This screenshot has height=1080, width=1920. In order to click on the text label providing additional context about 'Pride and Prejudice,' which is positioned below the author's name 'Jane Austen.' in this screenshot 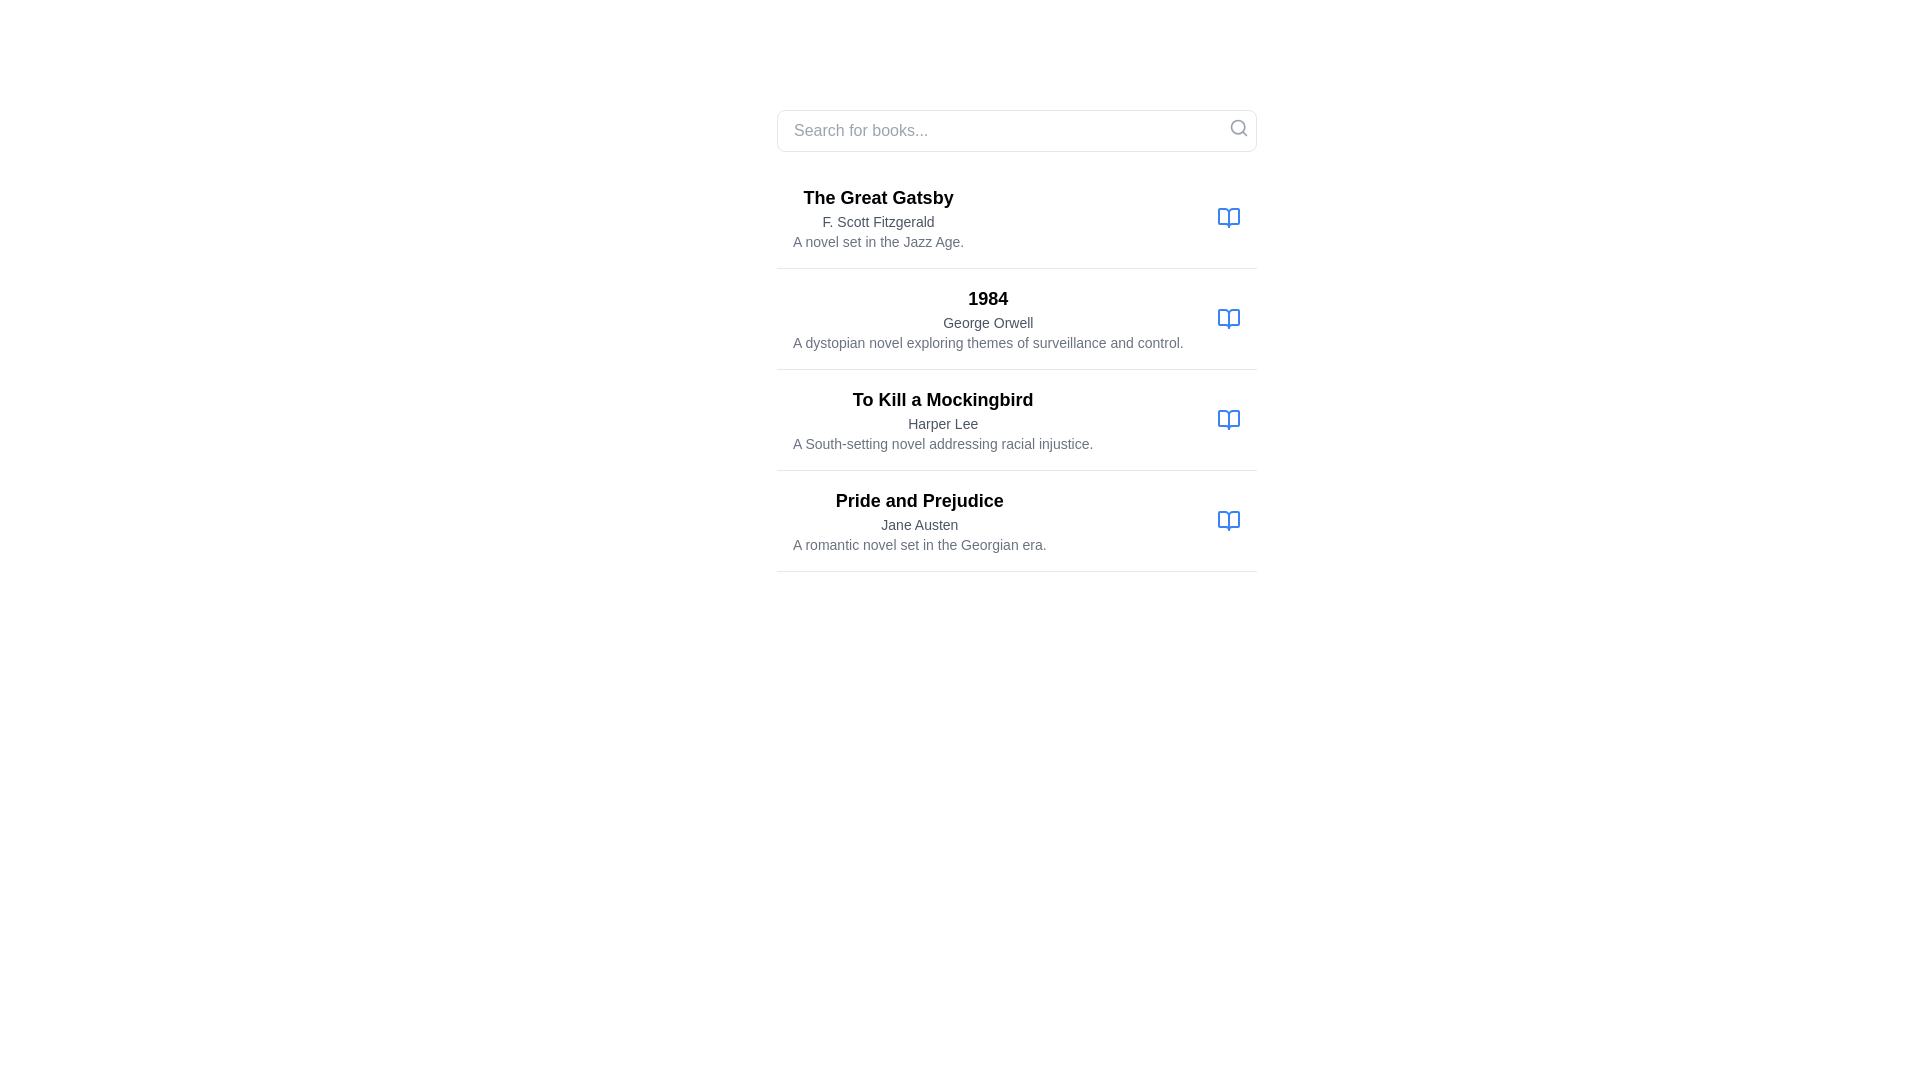, I will do `click(918, 544)`.